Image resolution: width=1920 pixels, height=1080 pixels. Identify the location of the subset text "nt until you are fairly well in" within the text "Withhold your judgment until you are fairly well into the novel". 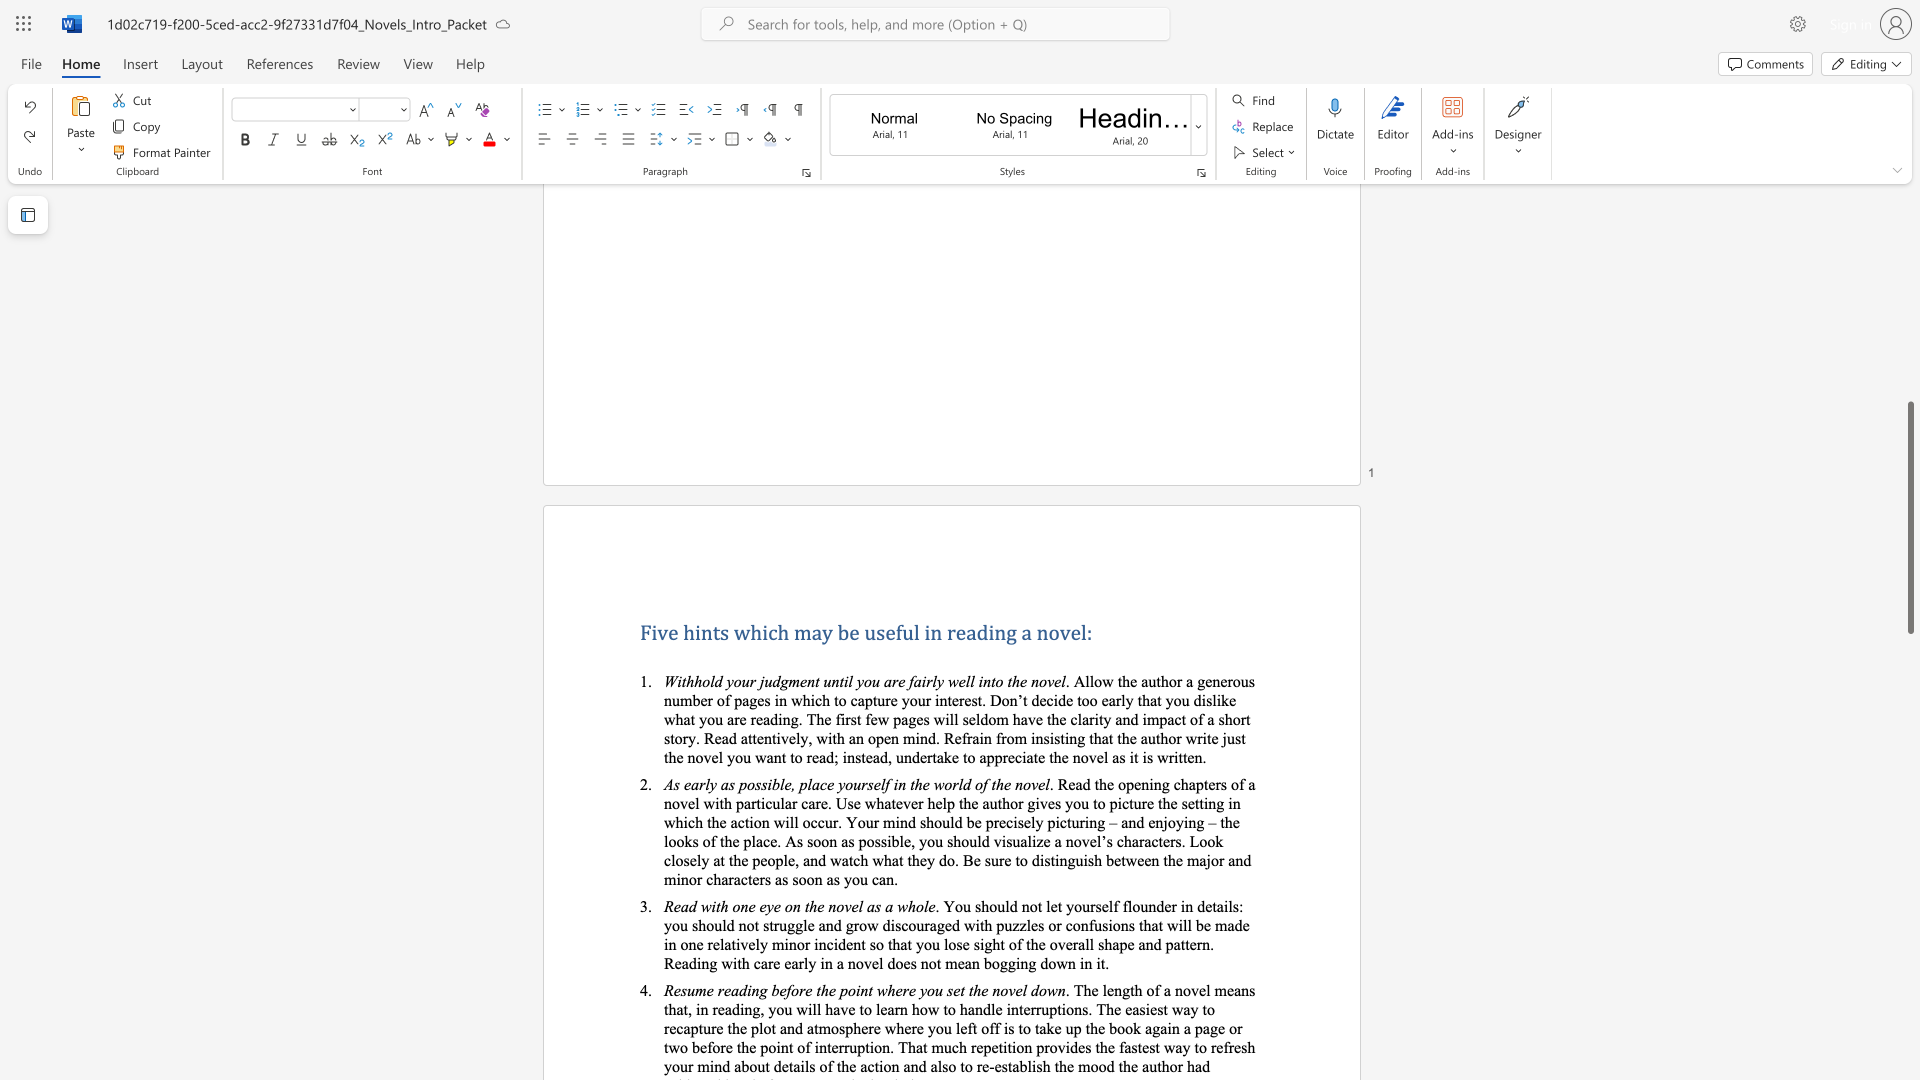
(807, 680).